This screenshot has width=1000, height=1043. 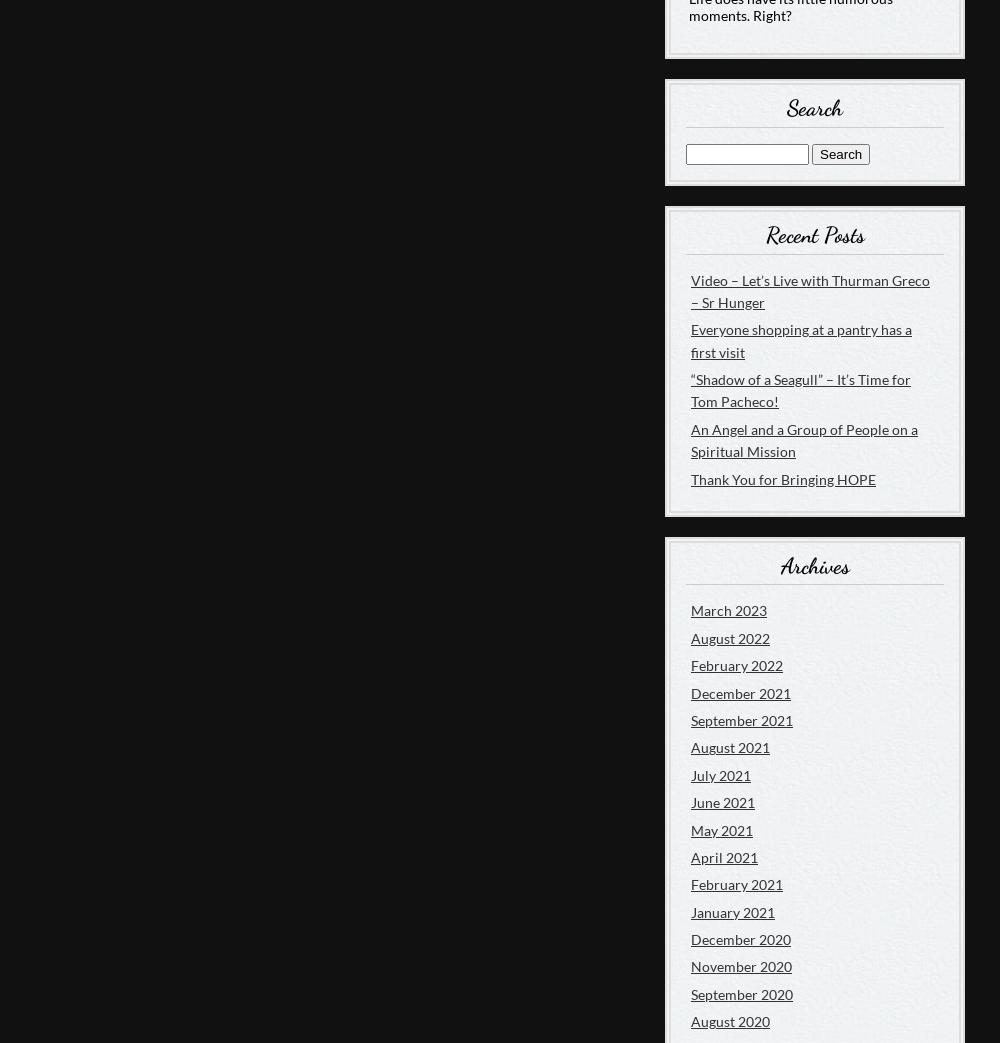 I want to click on 'August 2022', so click(x=729, y=636).